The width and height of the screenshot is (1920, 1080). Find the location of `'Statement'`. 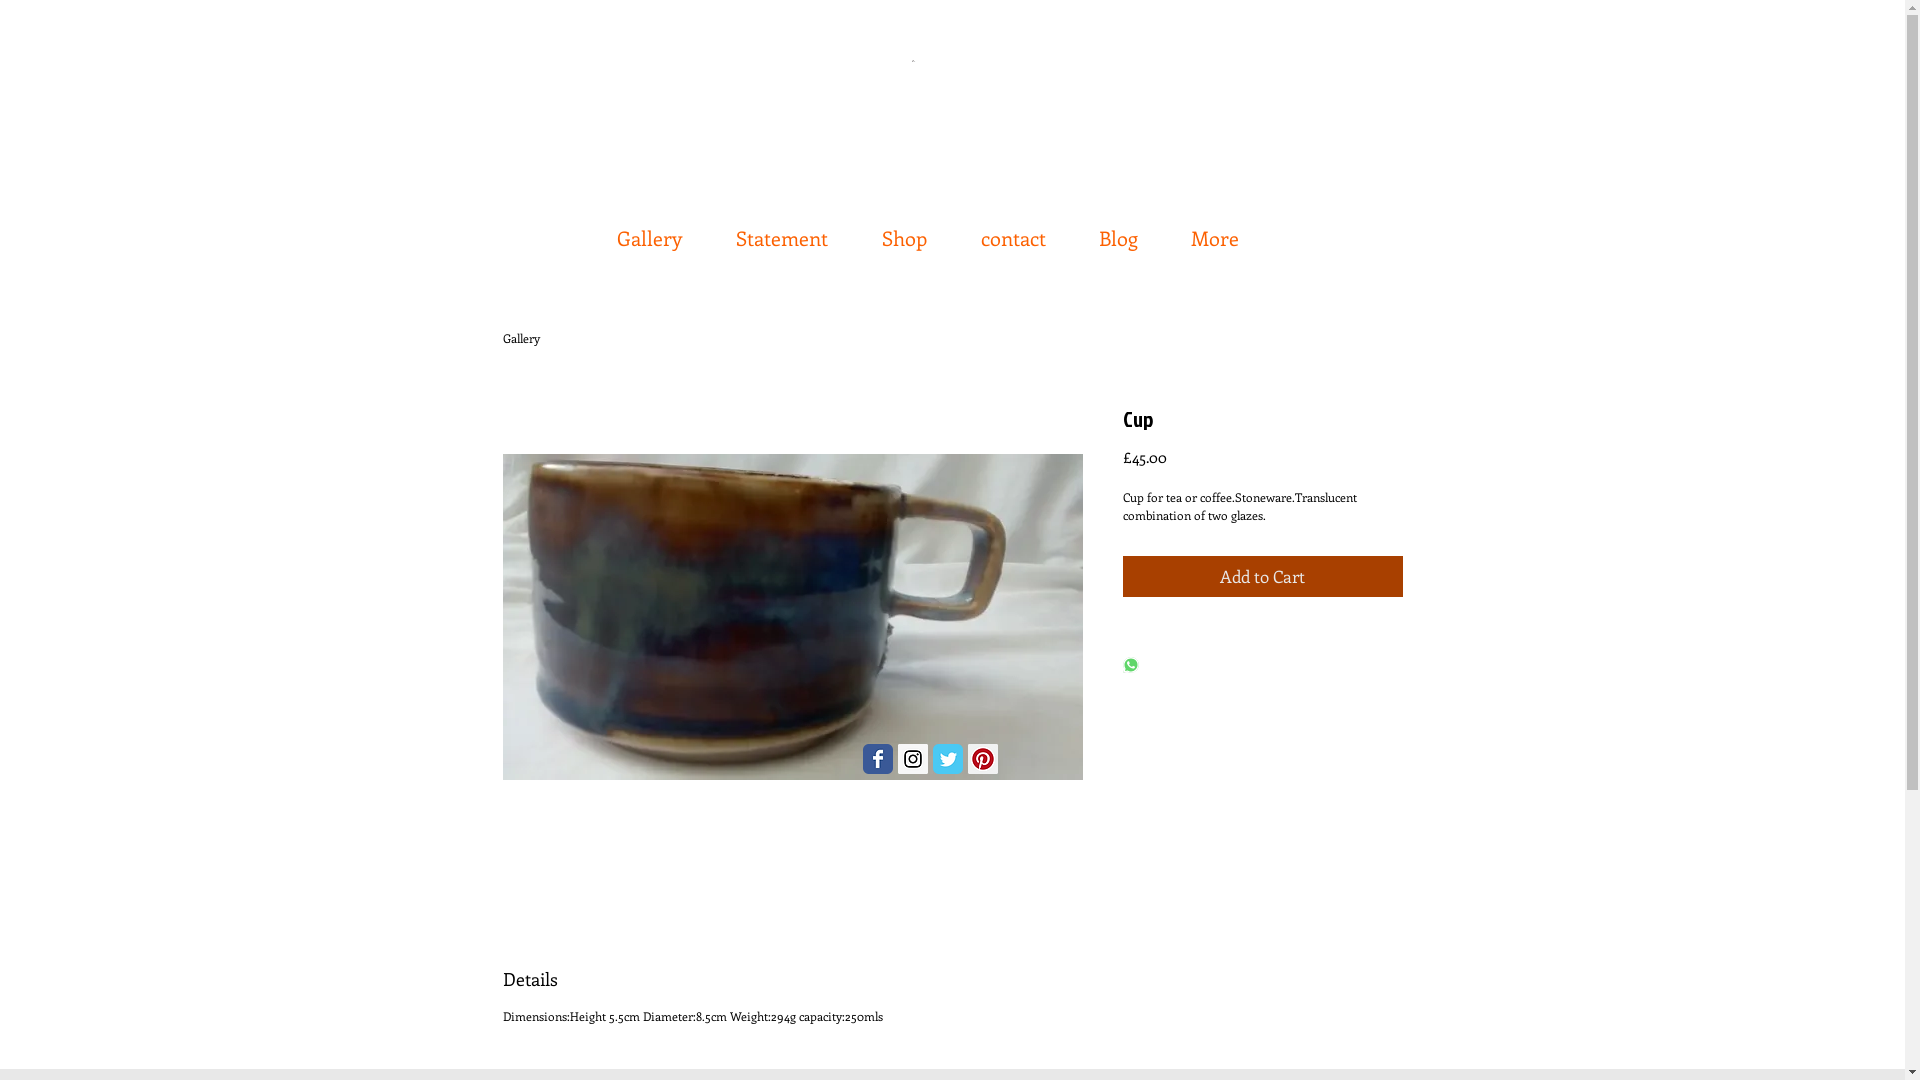

'Statement' is located at coordinates (784, 227).